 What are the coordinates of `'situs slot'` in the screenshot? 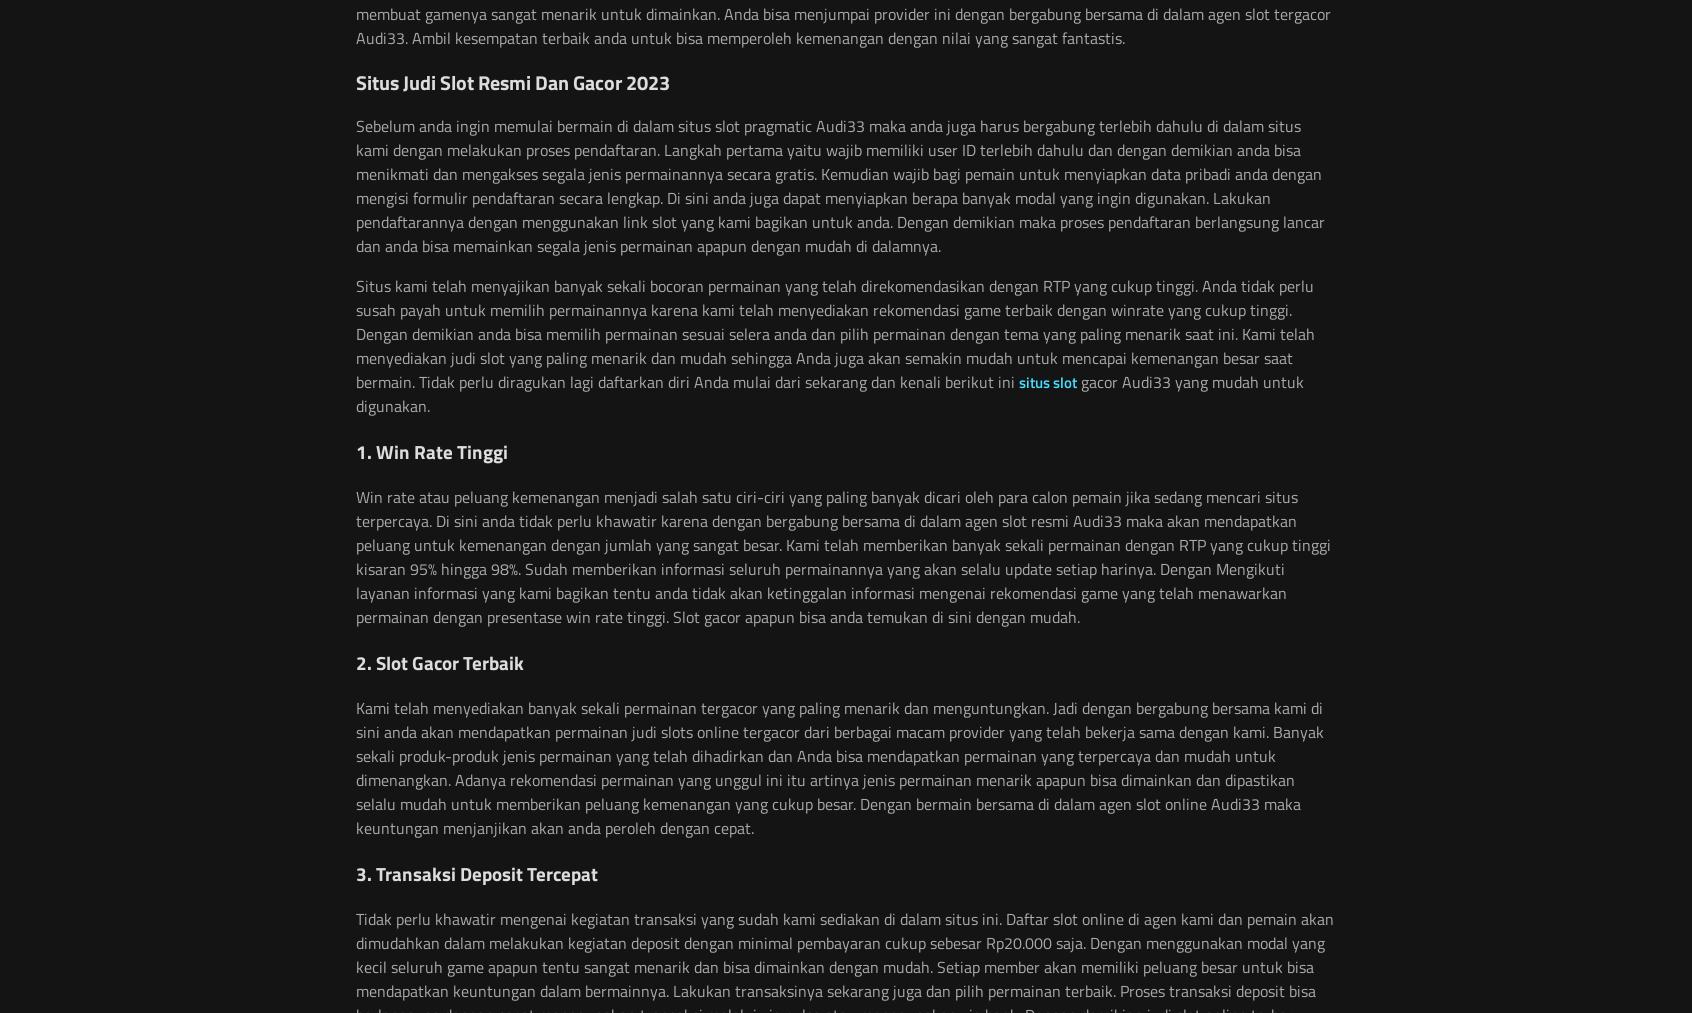 It's located at (1047, 382).